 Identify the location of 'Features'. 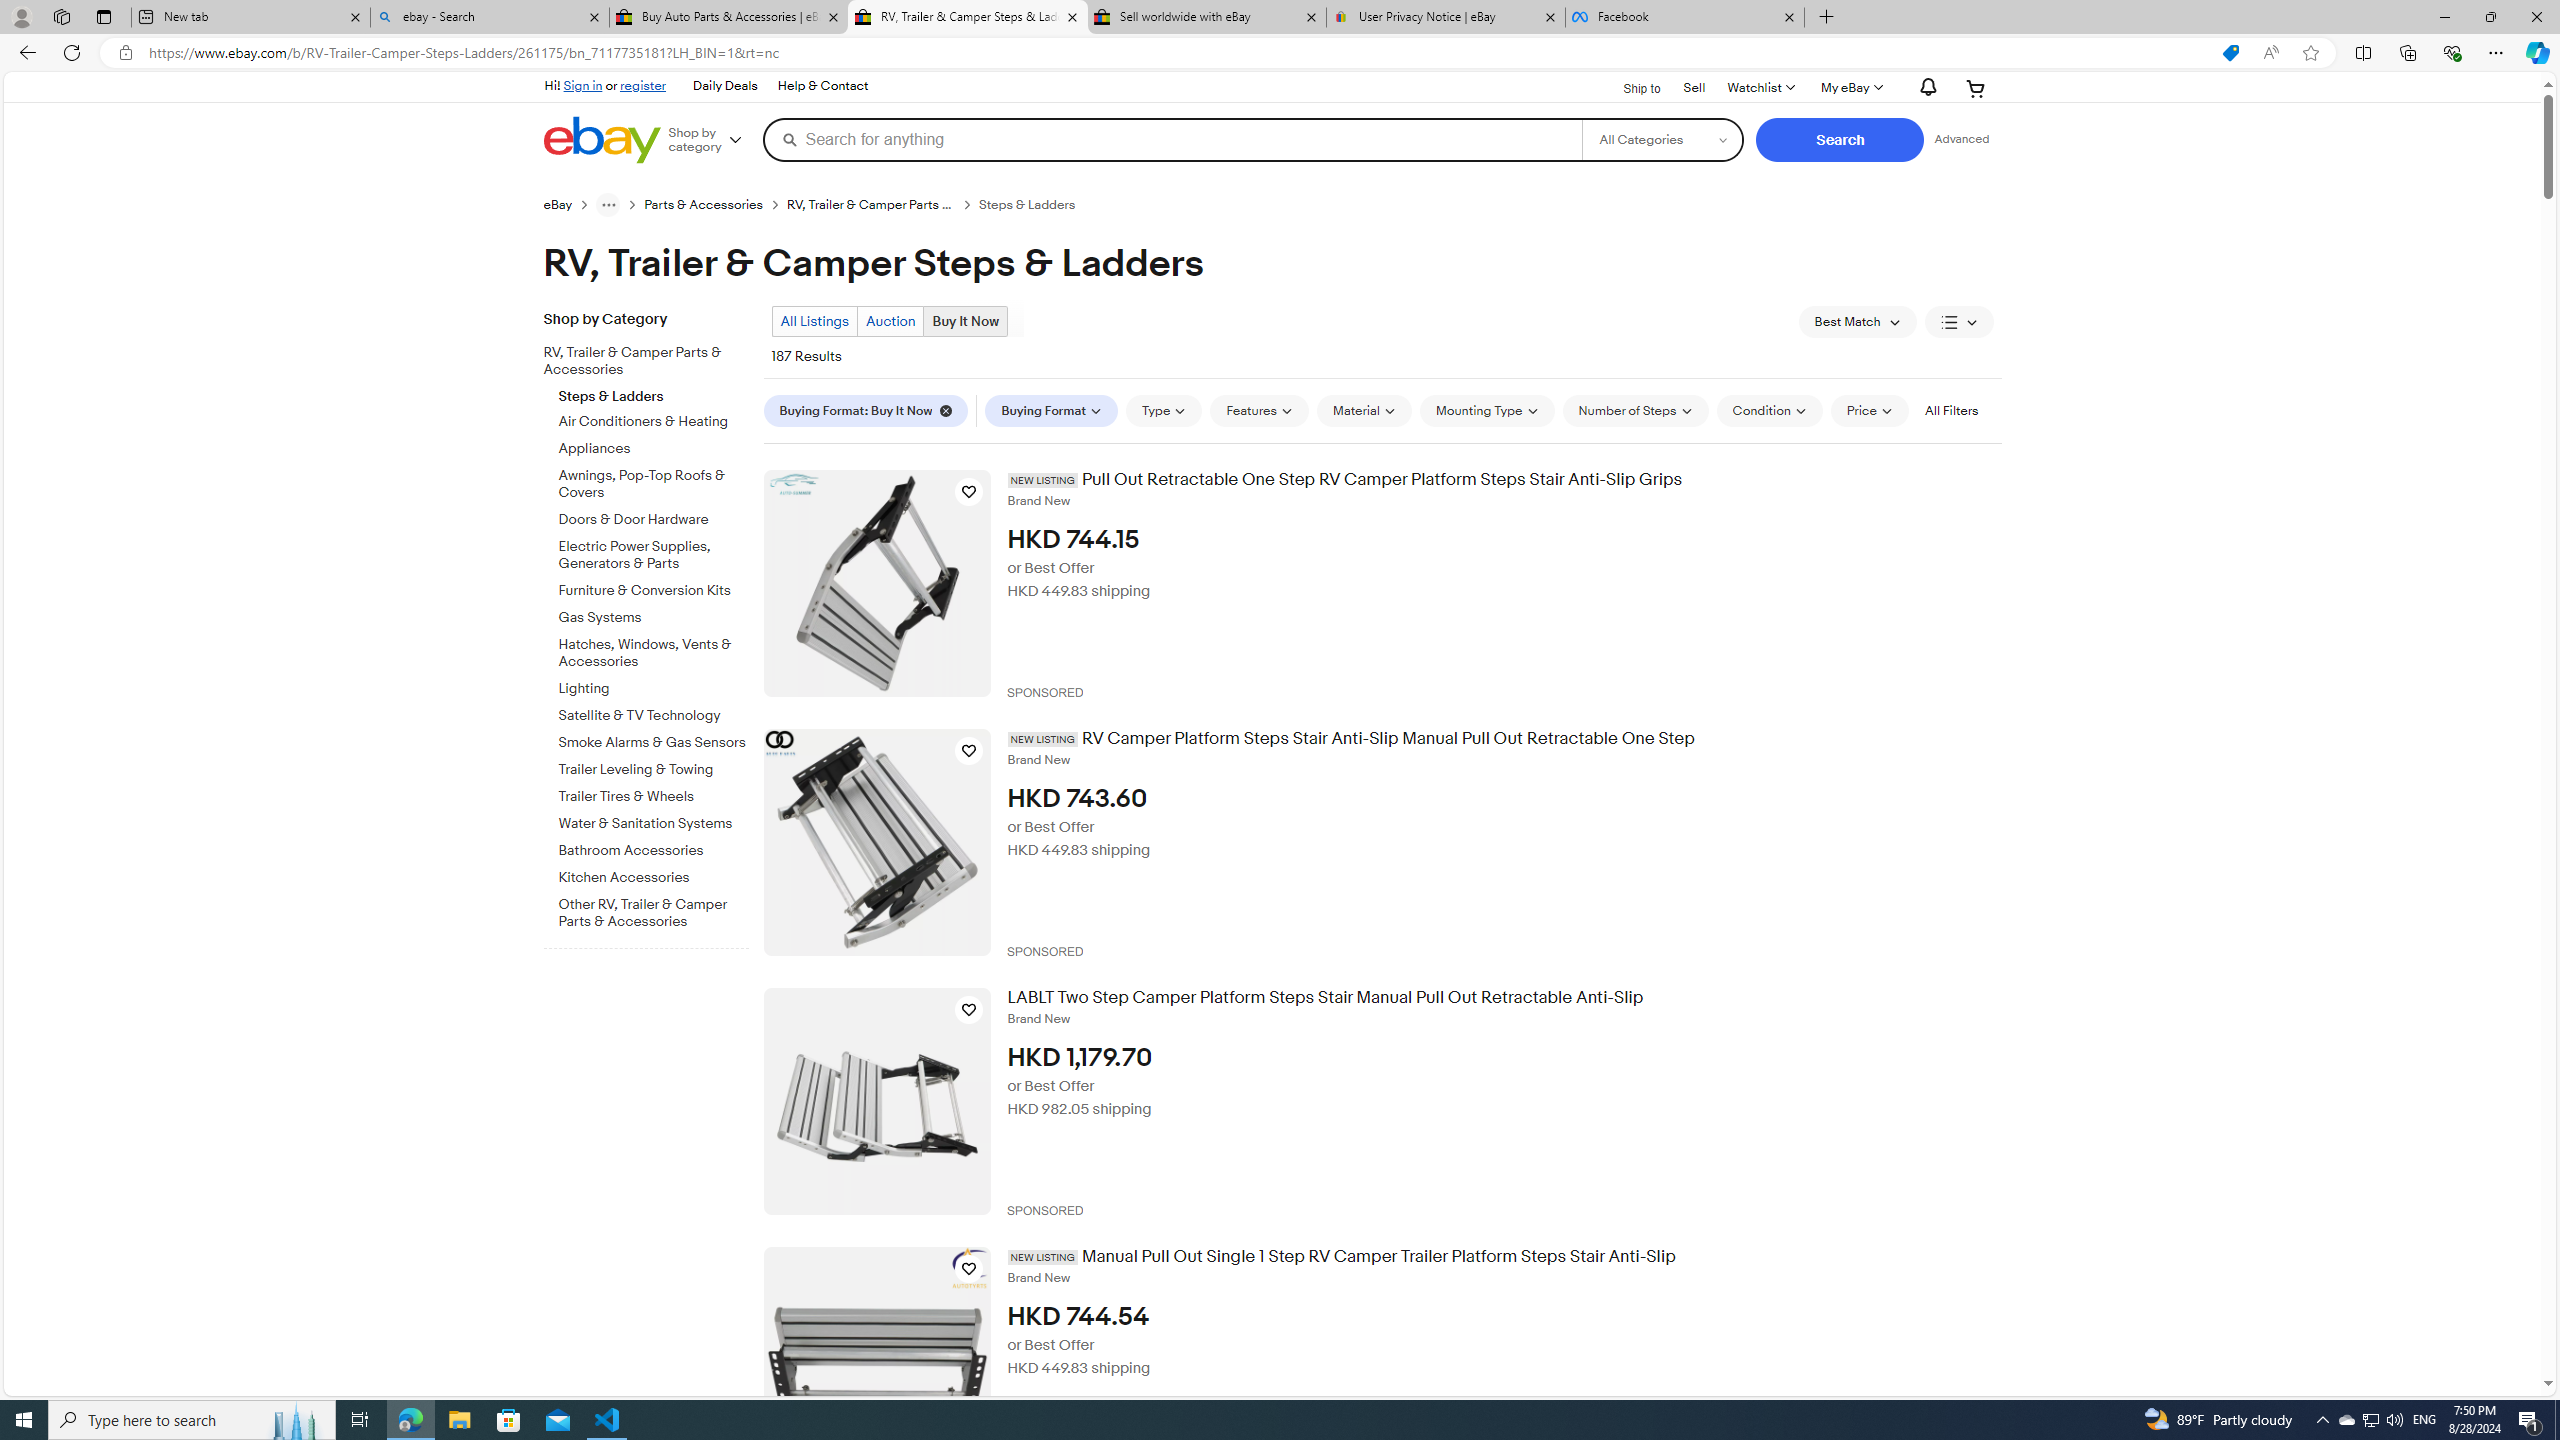
(1259, 410).